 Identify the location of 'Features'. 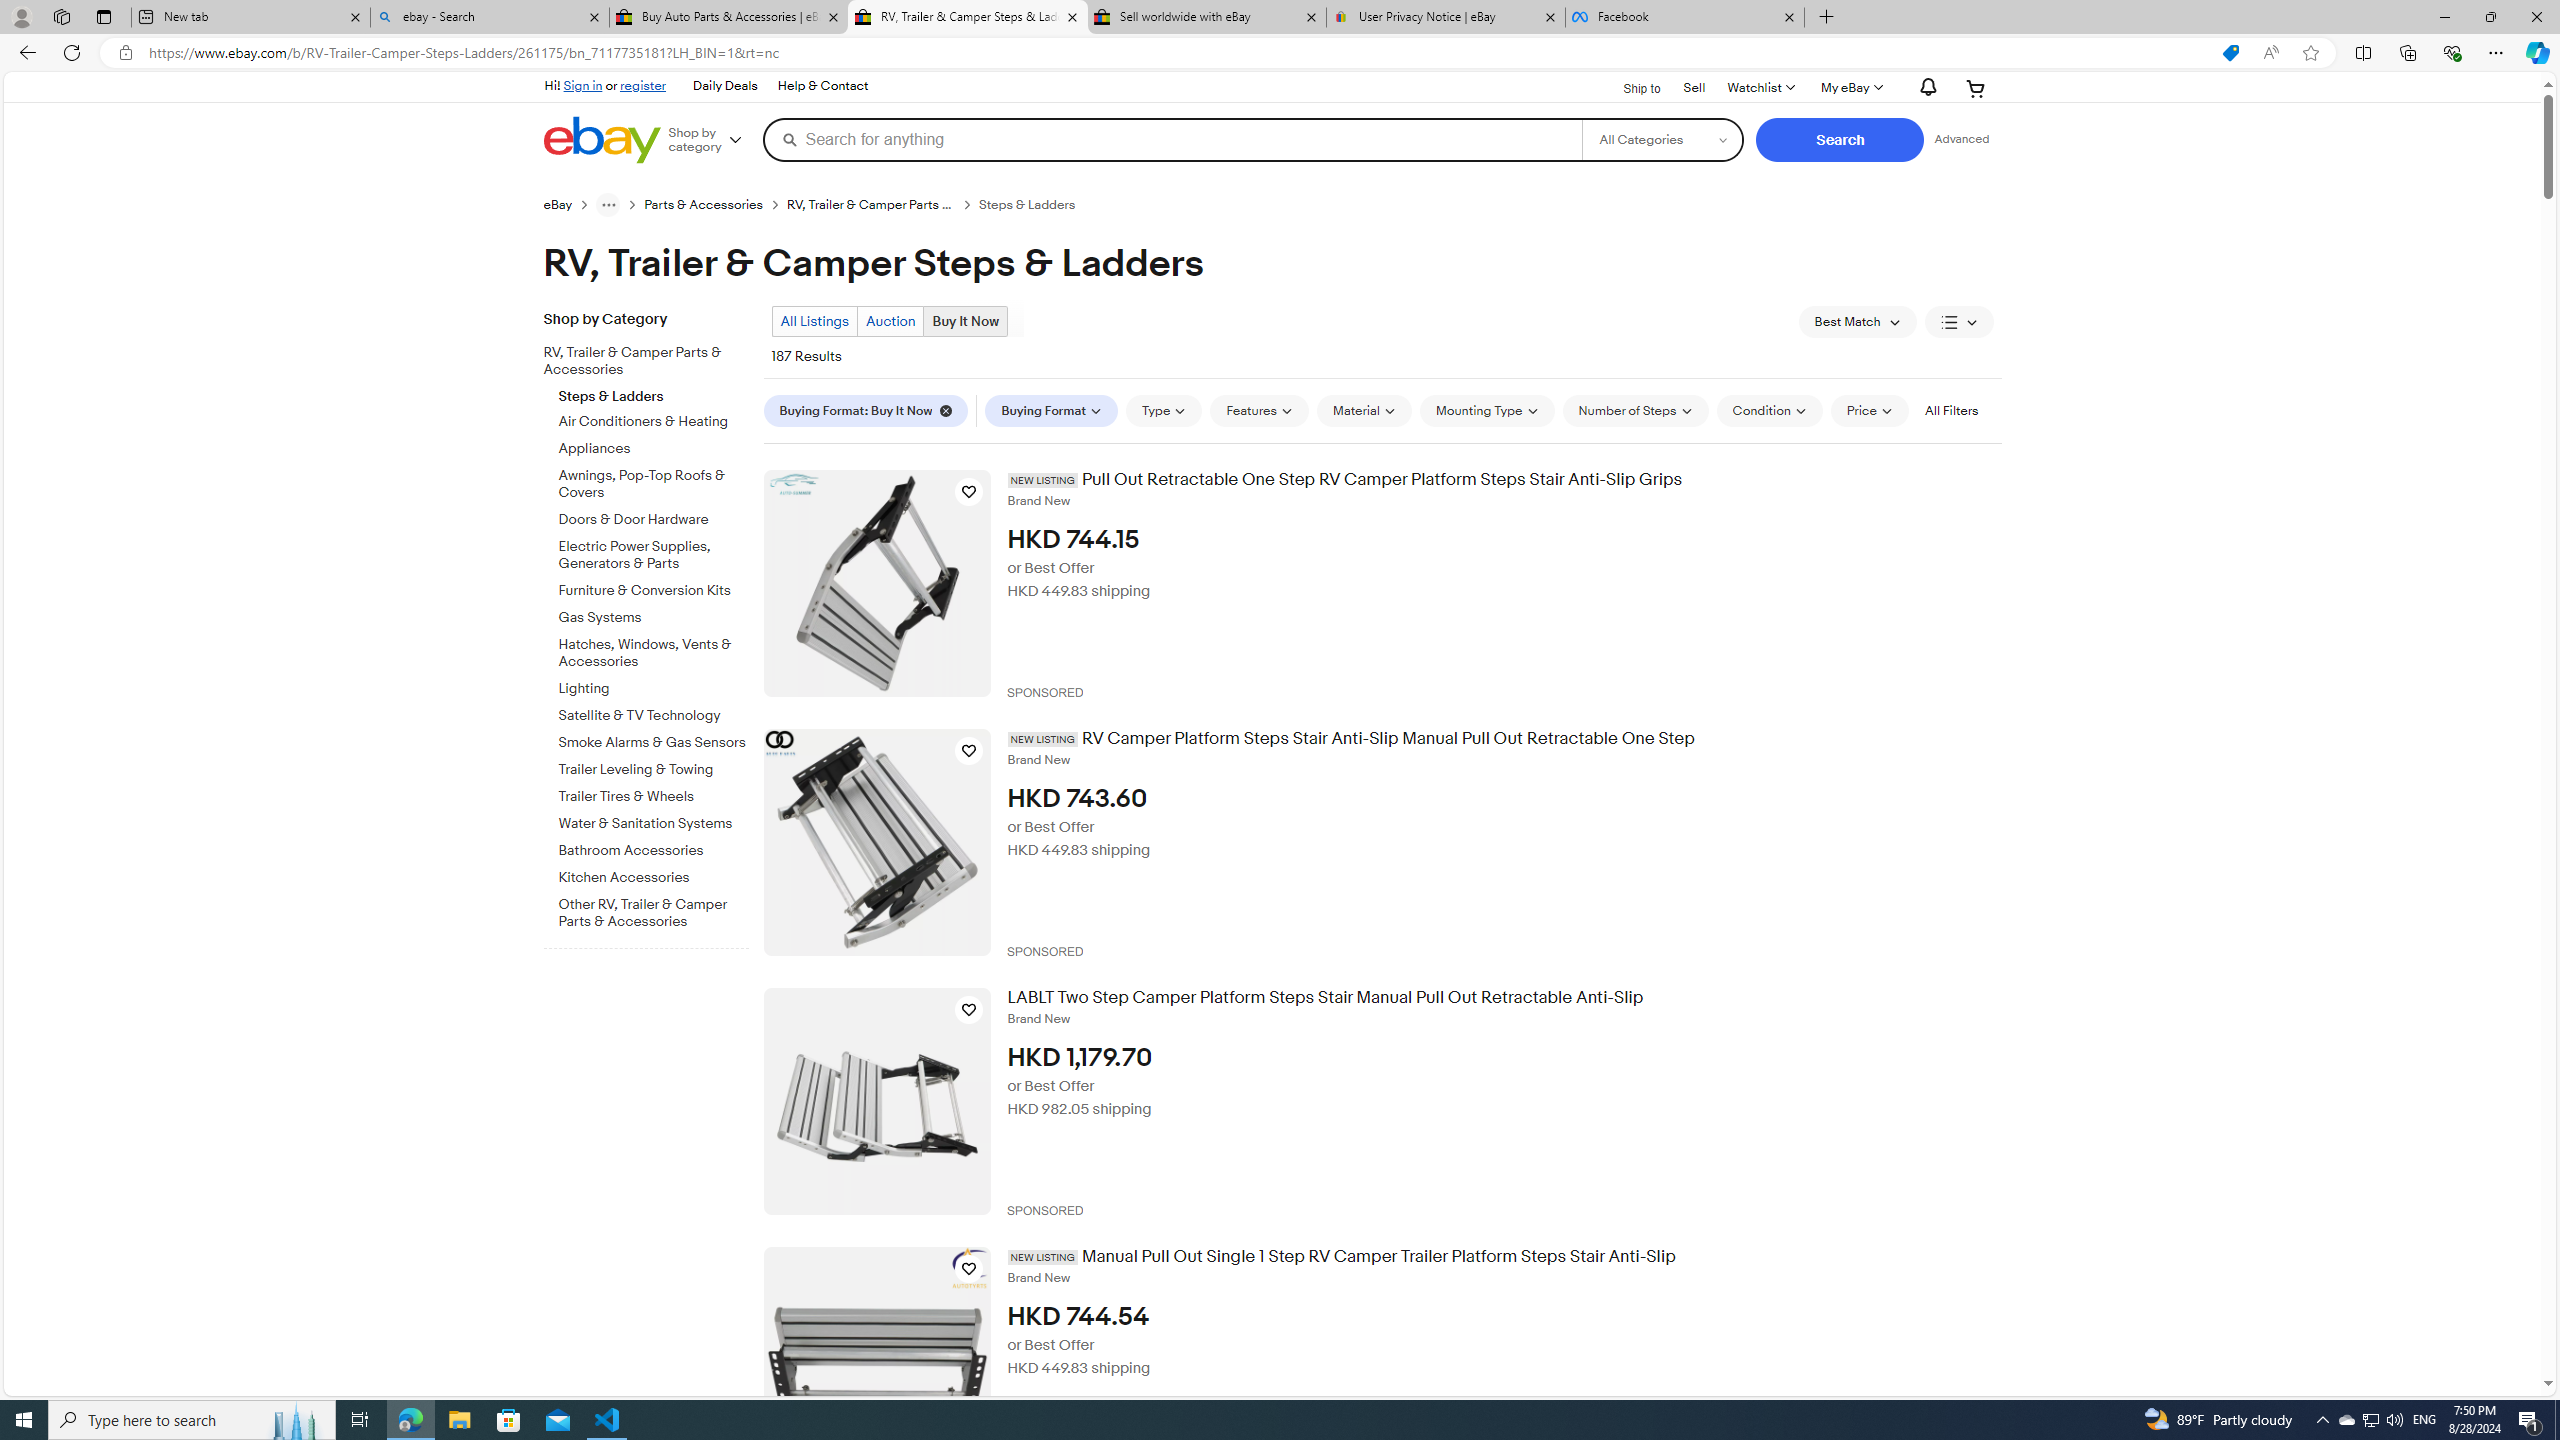
(1259, 410).